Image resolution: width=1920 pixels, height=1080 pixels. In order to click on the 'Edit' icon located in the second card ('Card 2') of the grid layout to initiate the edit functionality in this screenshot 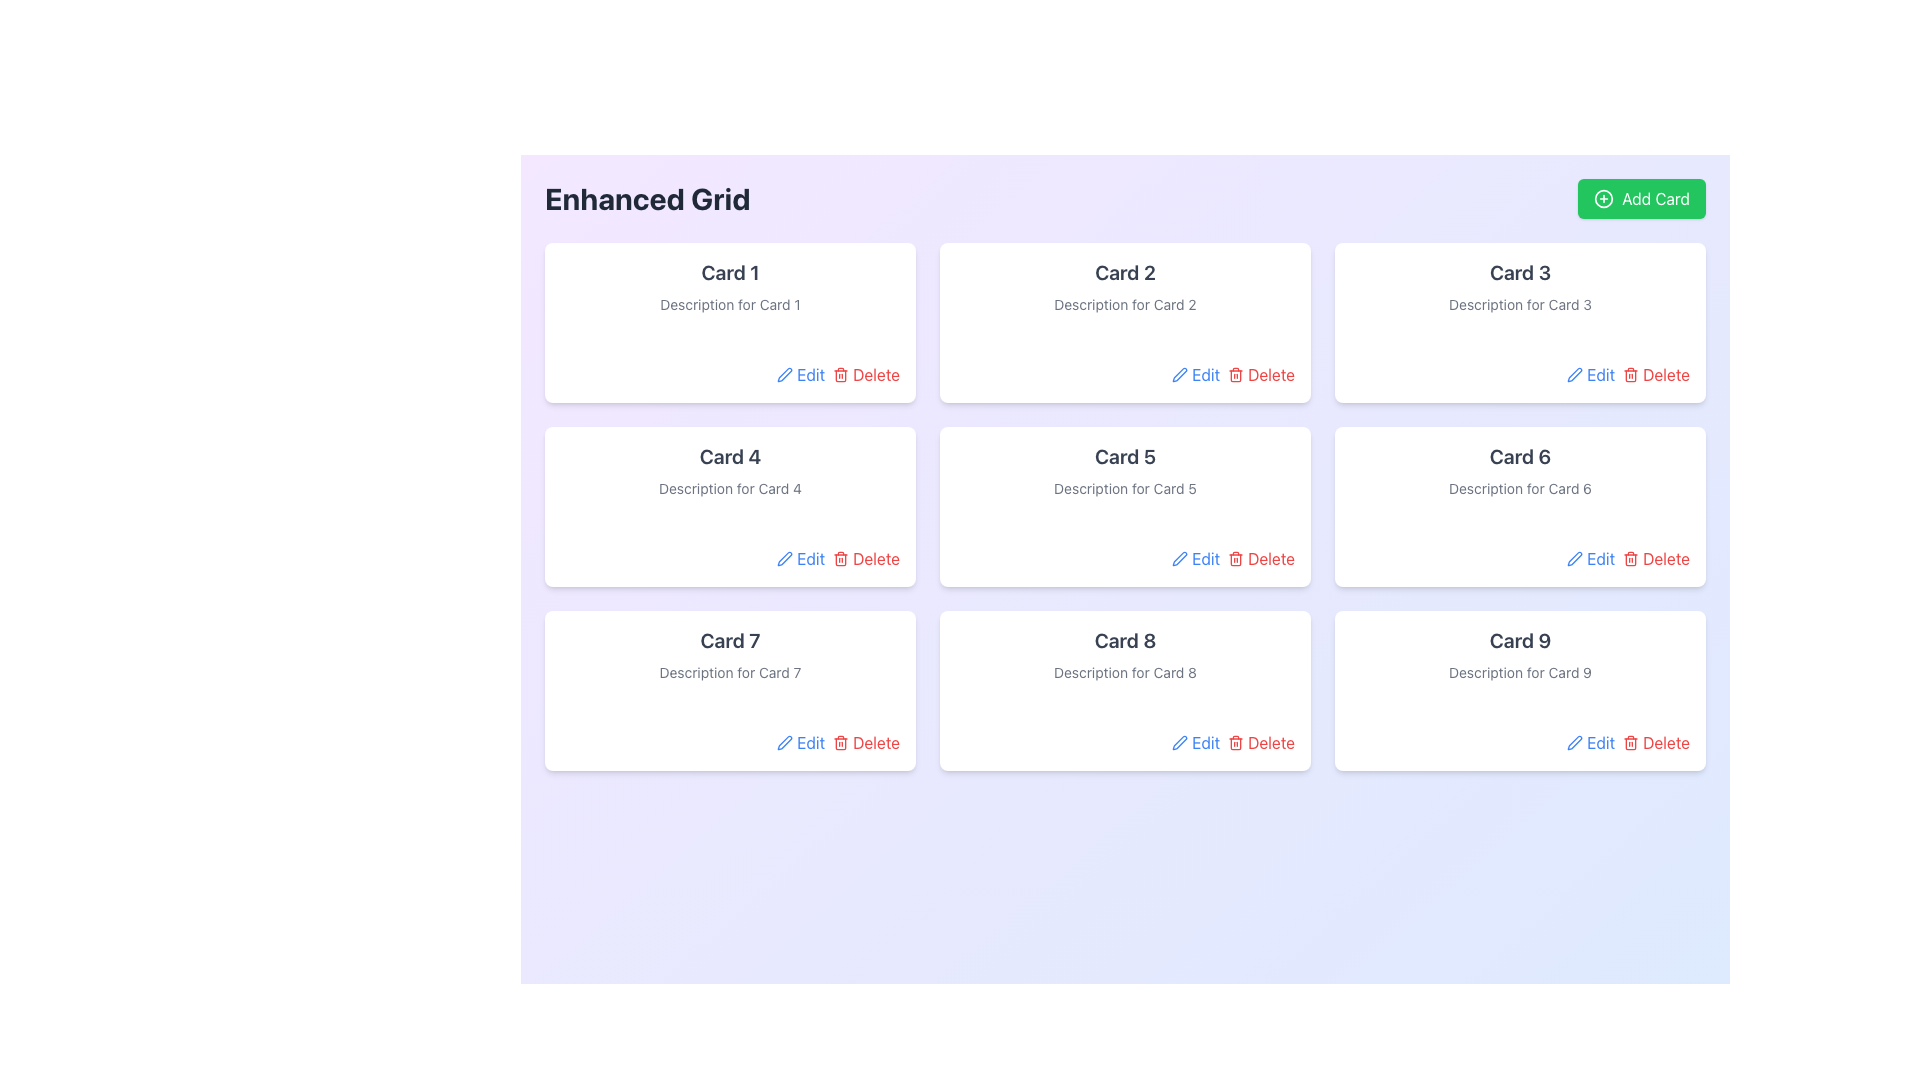, I will do `click(1180, 374)`.